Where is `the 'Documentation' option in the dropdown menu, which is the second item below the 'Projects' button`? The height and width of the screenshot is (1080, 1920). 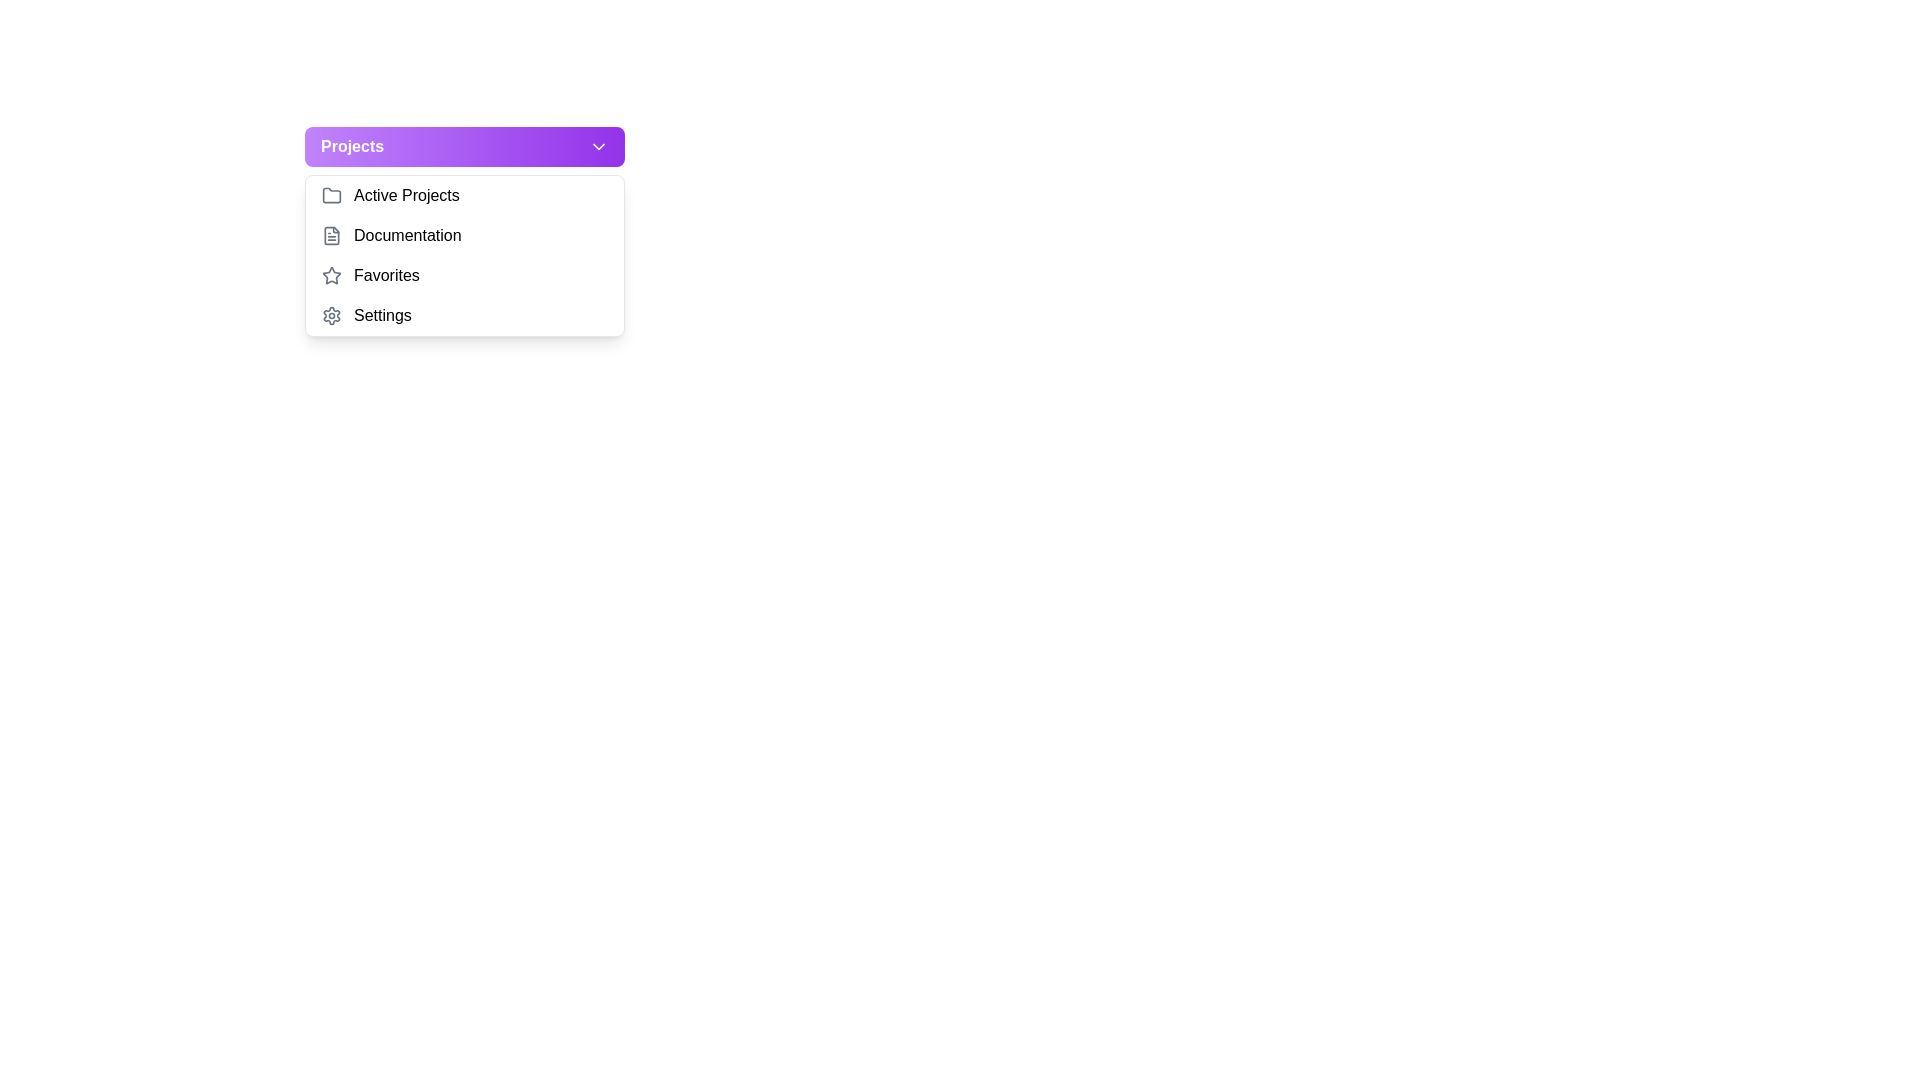
the 'Documentation' option in the dropdown menu, which is the second item below the 'Projects' button is located at coordinates (464, 254).